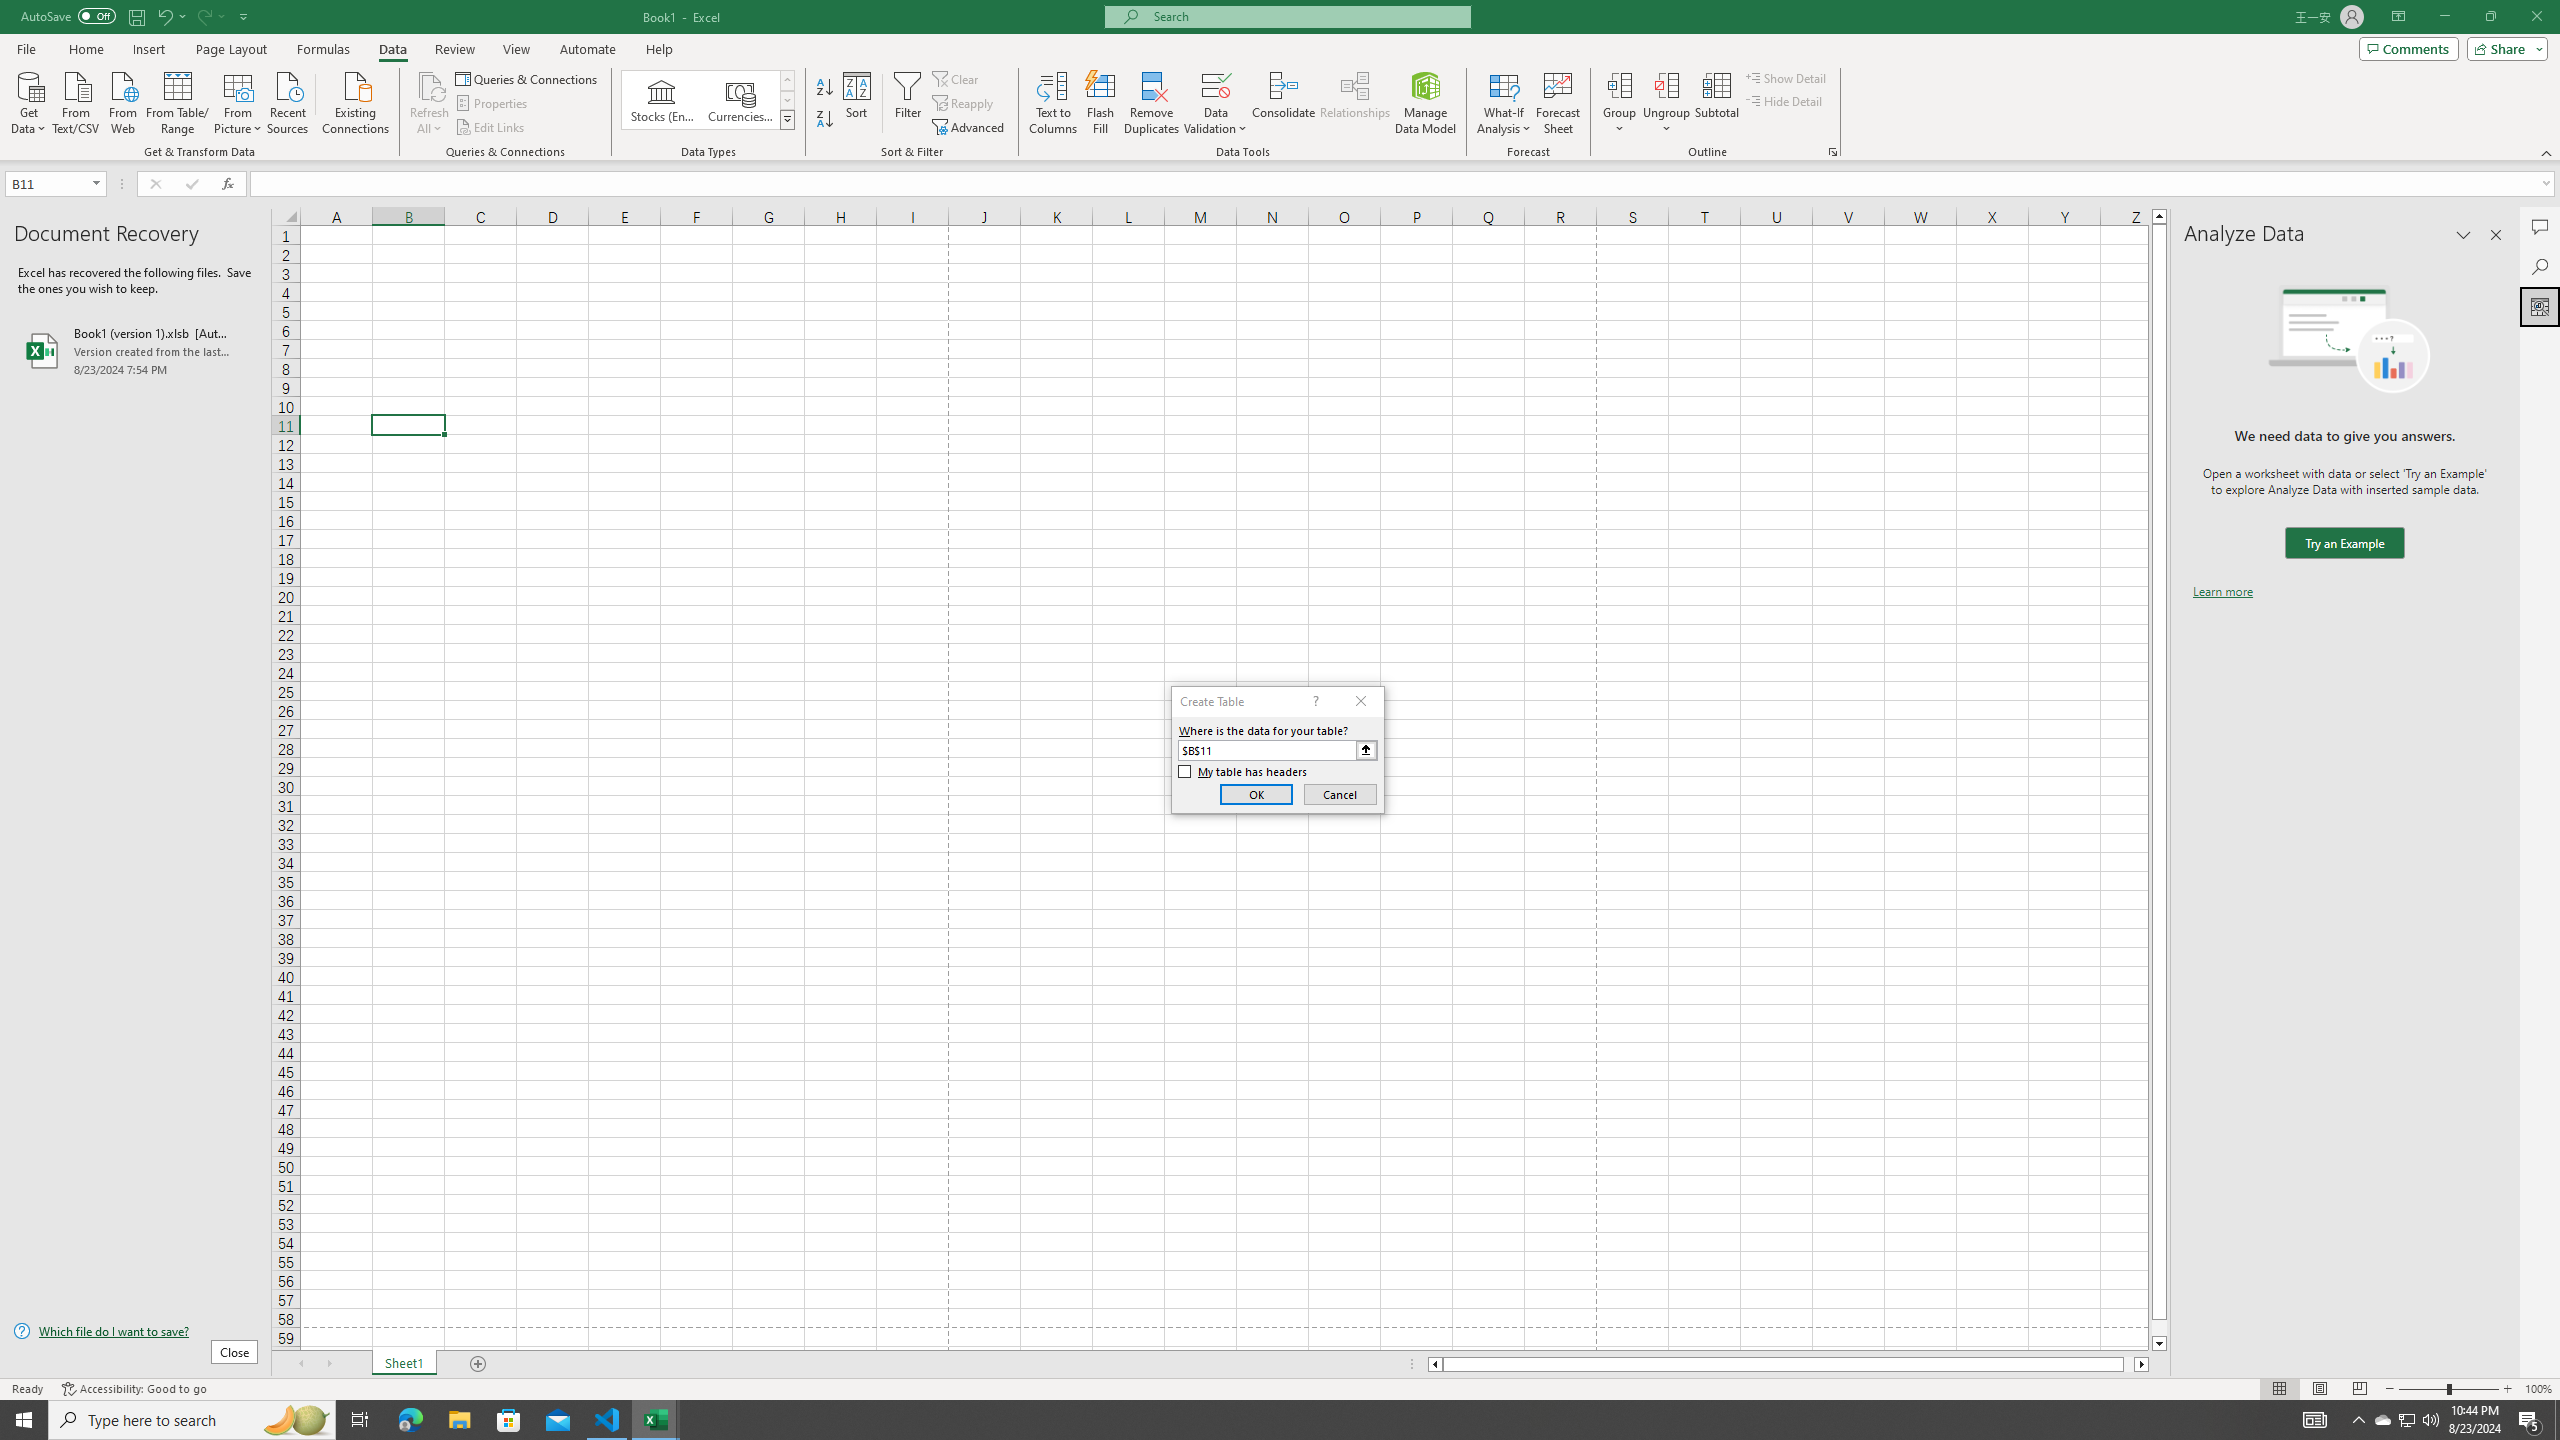 The image size is (2560, 1440). What do you see at coordinates (134, 349) in the screenshot?
I see `'Book1 (version 1).xlsb  [AutoRecovered]'` at bounding box center [134, 349].